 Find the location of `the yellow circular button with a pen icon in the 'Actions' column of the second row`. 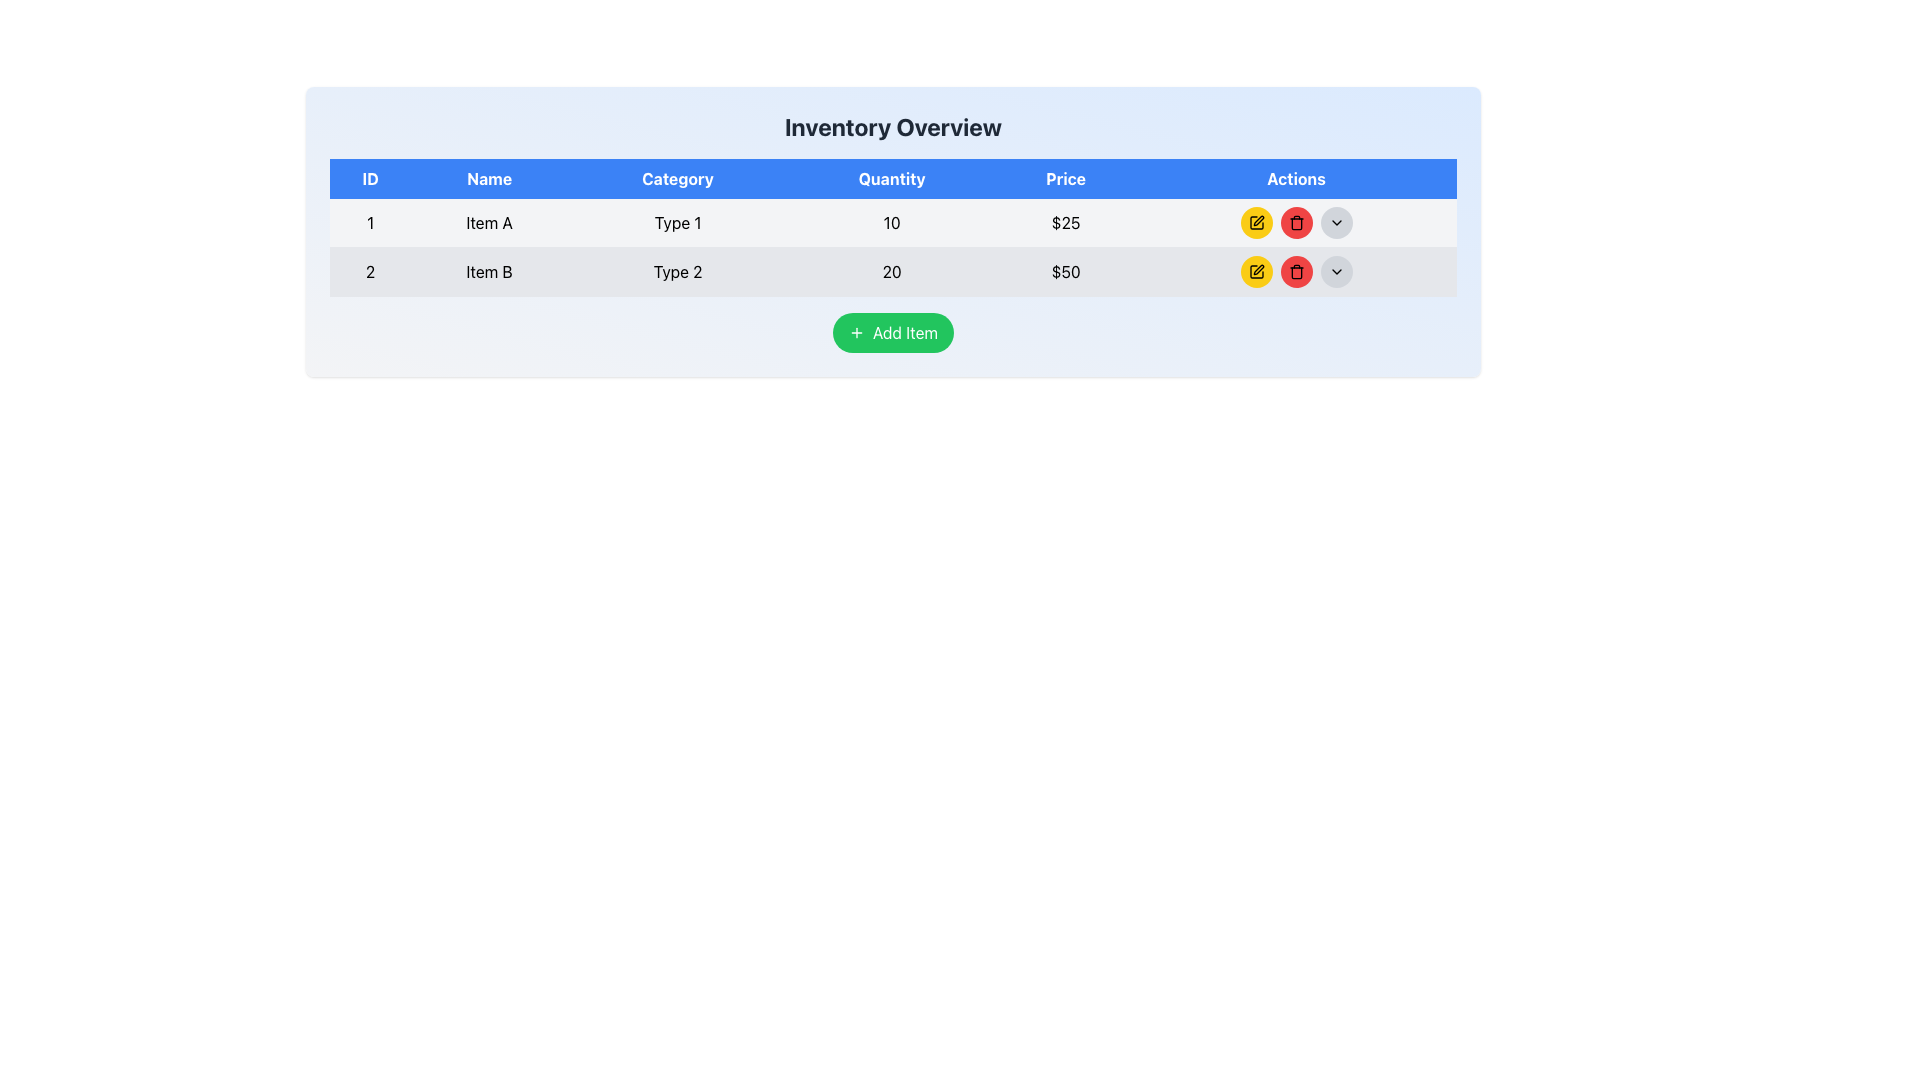

the yellow circular button with a pen icon in the 'Actions' column of the second row is located at coordinates (1255, 272).